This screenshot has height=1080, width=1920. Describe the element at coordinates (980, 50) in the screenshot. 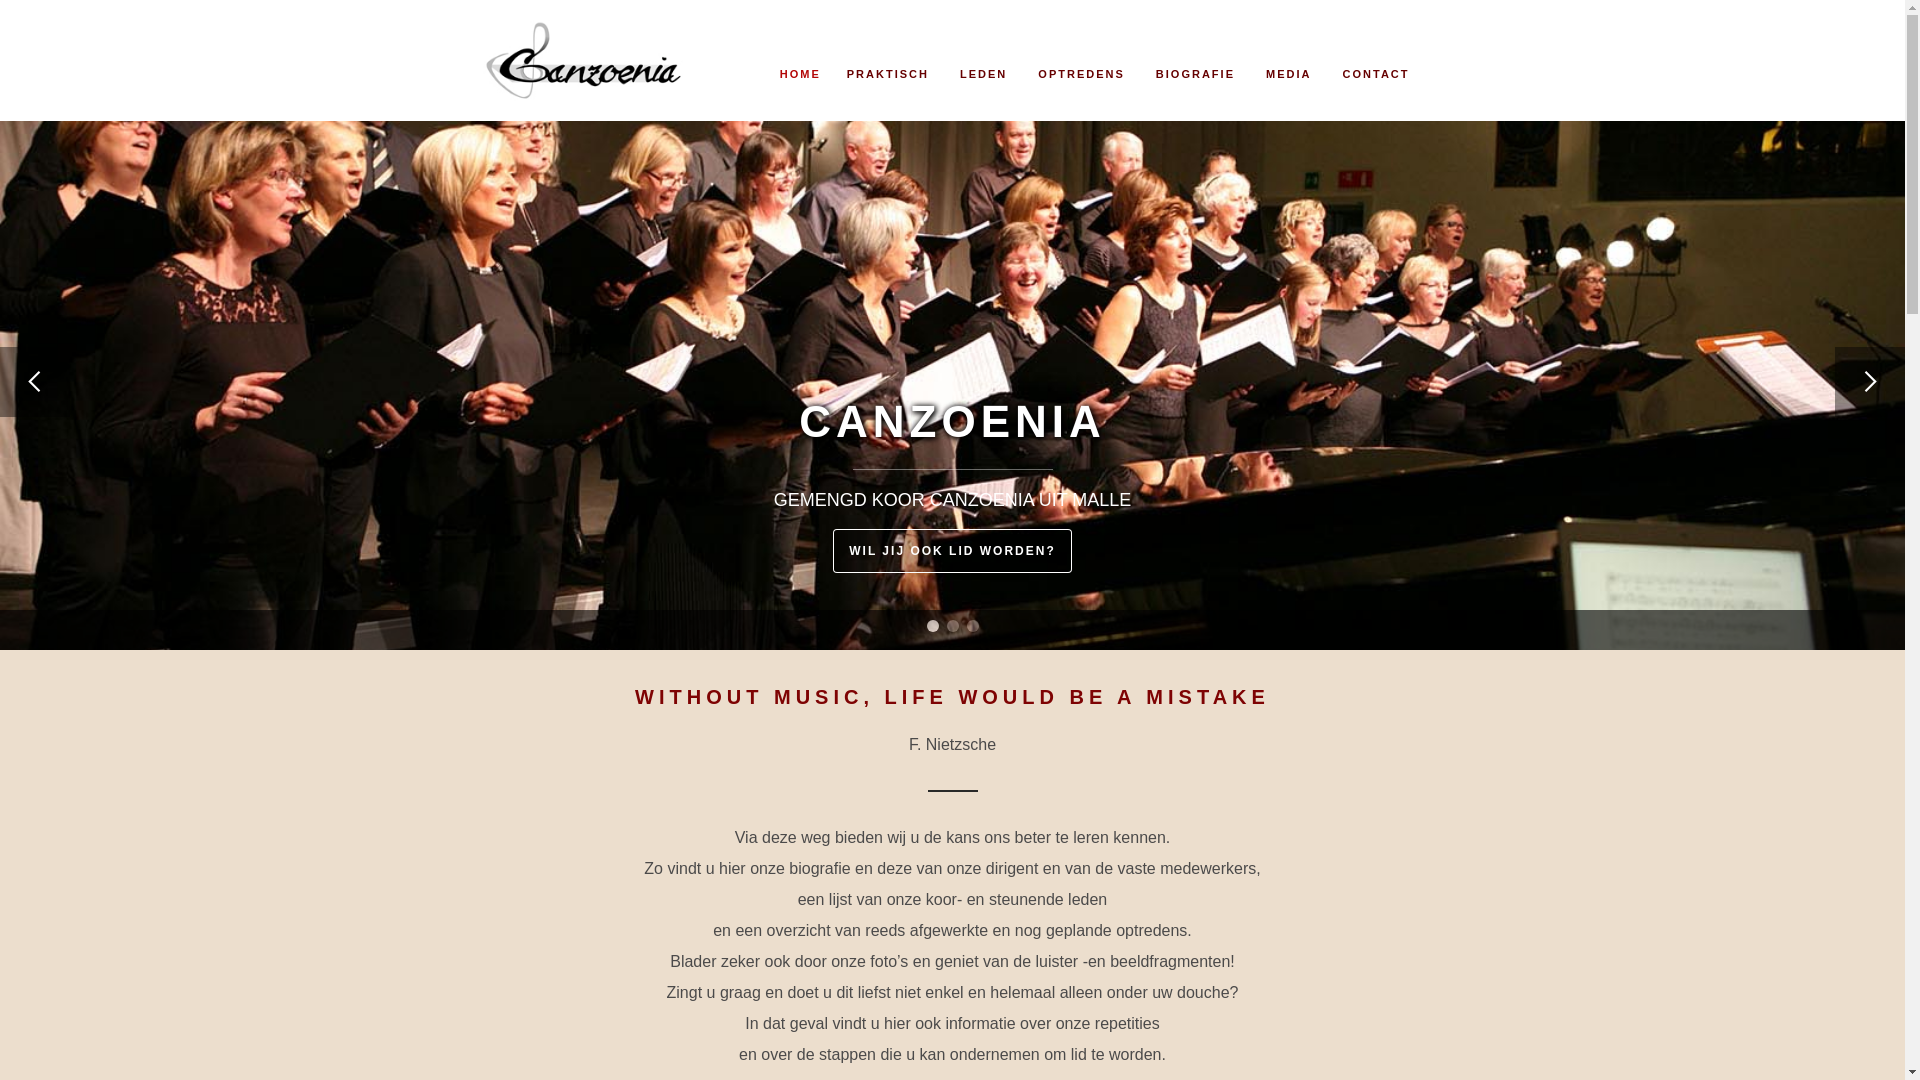

I see `' LEDEN'` at that location.